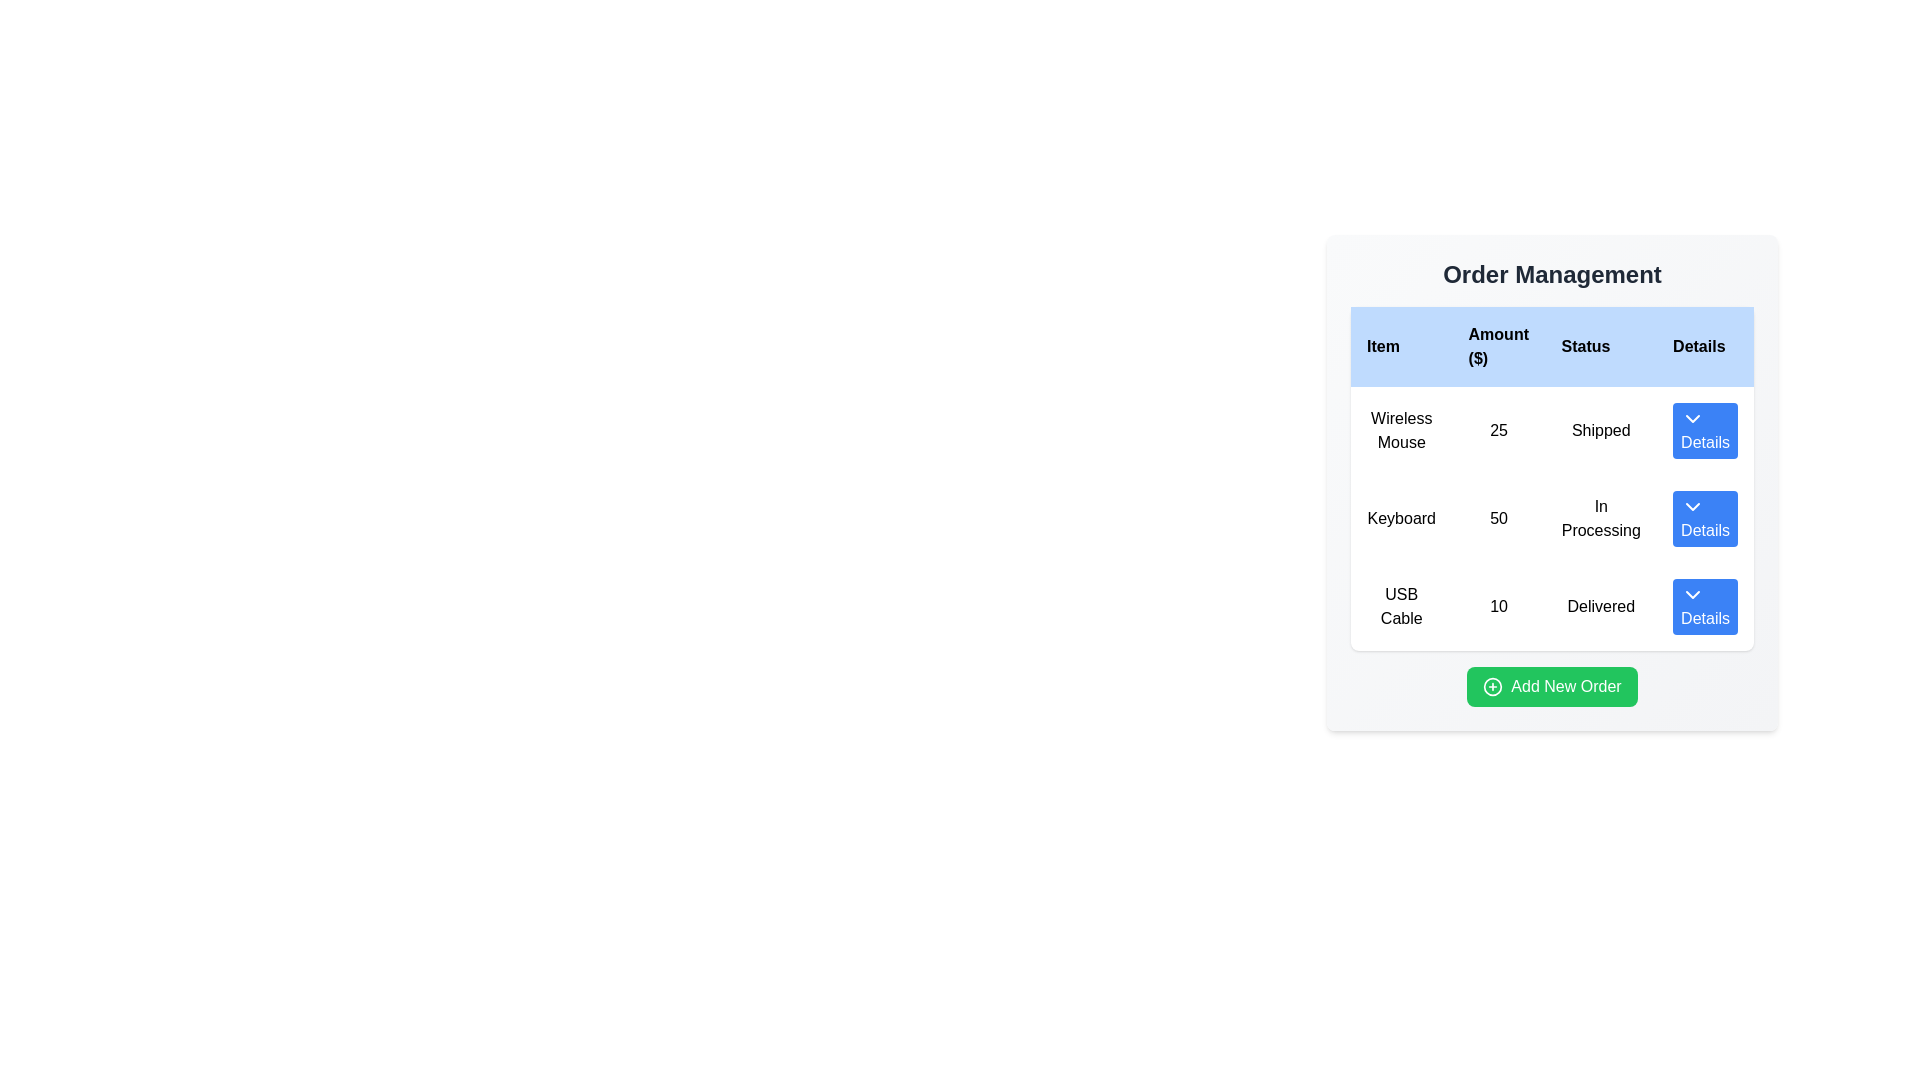  Describe the element at coordinates (1704, 518) in the screenshot. I see `the 'Details' button in the second row of the 'Order Management' table` at that location.